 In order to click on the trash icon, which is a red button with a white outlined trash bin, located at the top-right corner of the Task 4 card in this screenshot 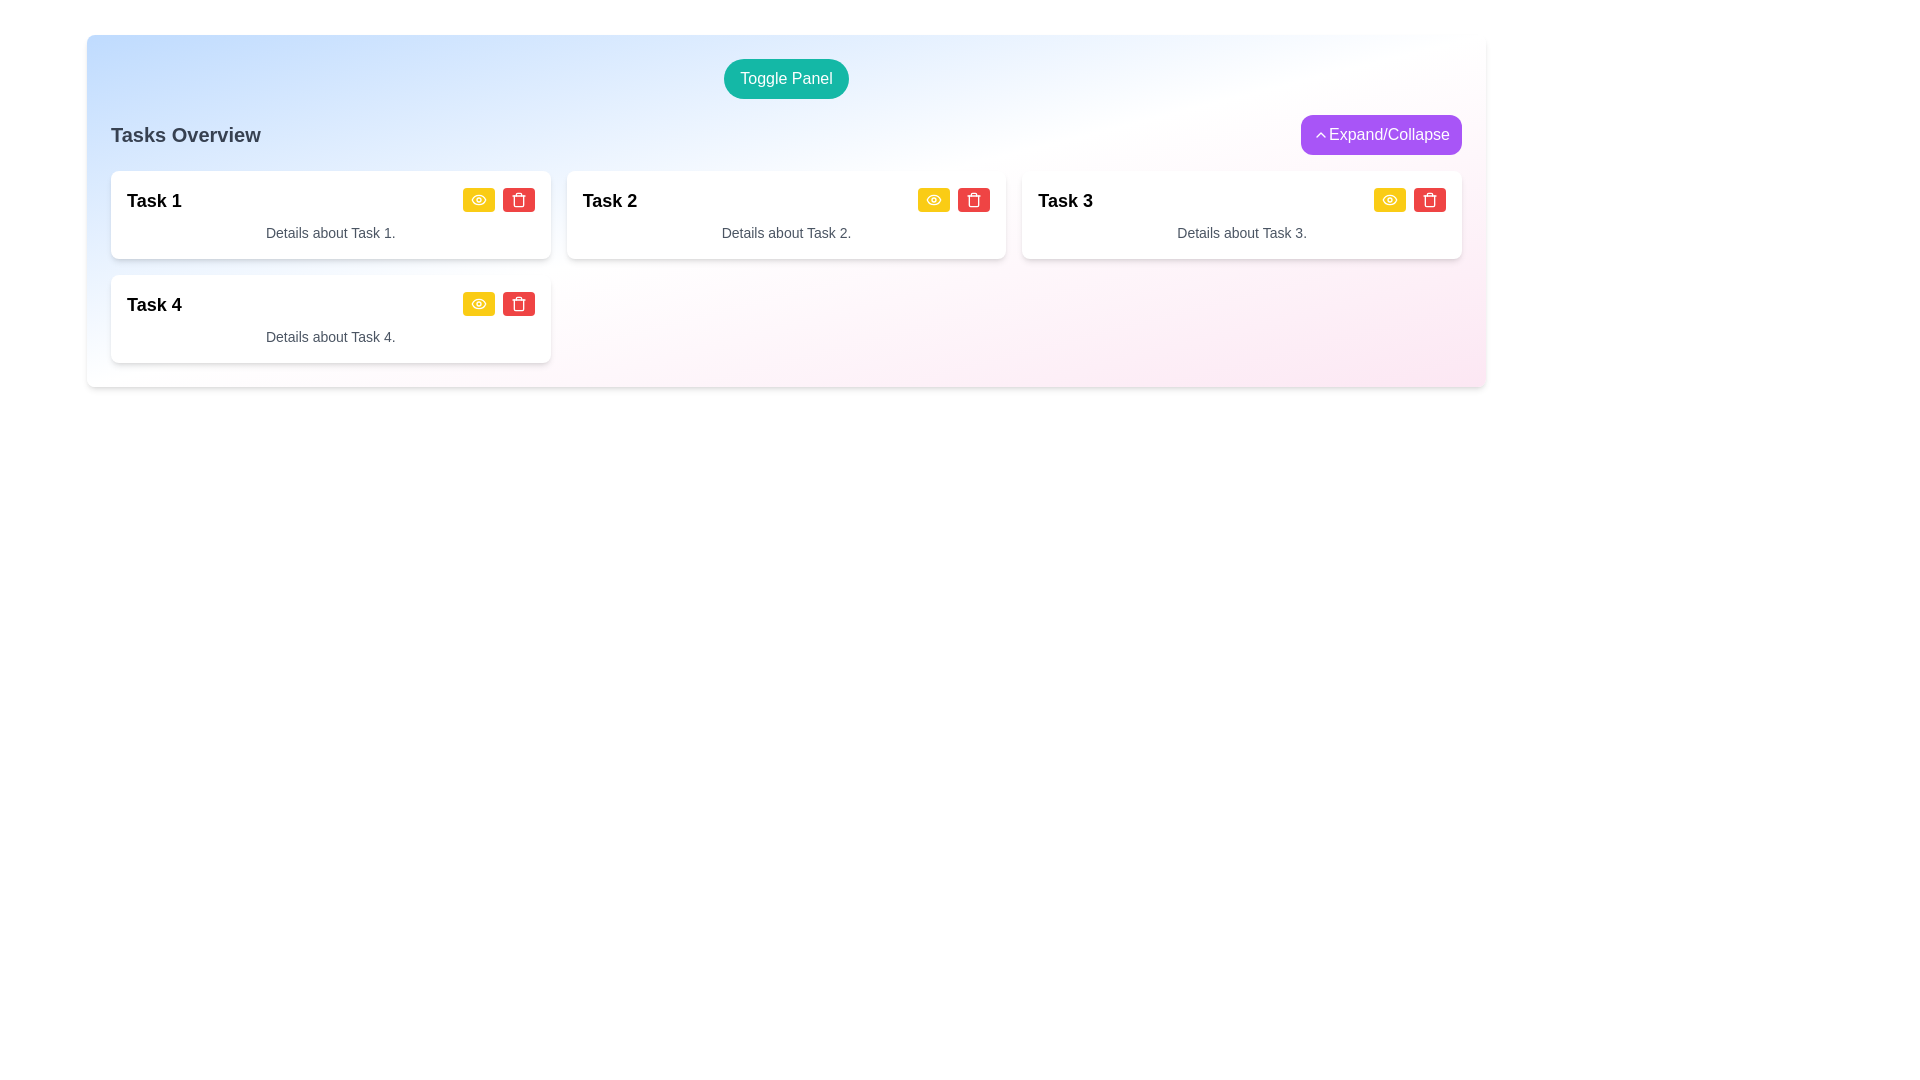, I will do `click(518, 199)`.